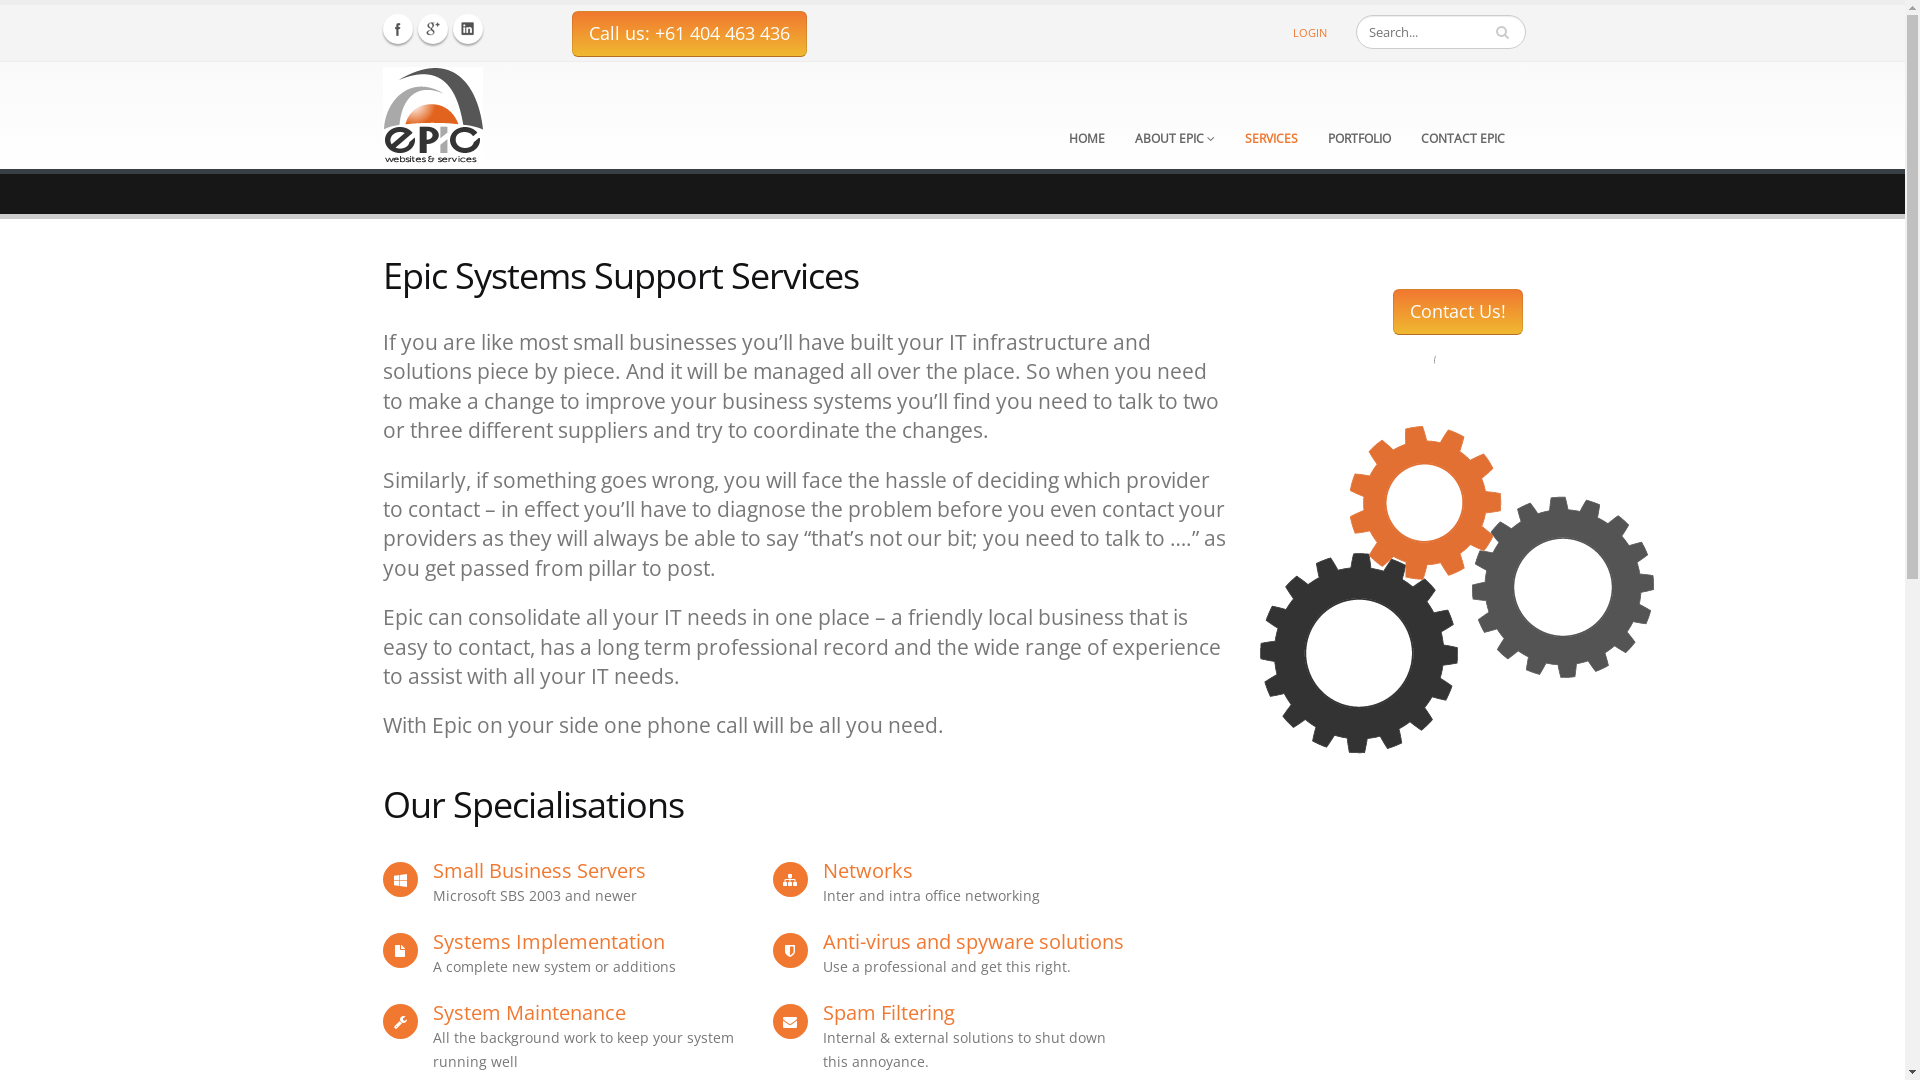  I want to click on 'PORTFOLIO', so click(1311, 123).